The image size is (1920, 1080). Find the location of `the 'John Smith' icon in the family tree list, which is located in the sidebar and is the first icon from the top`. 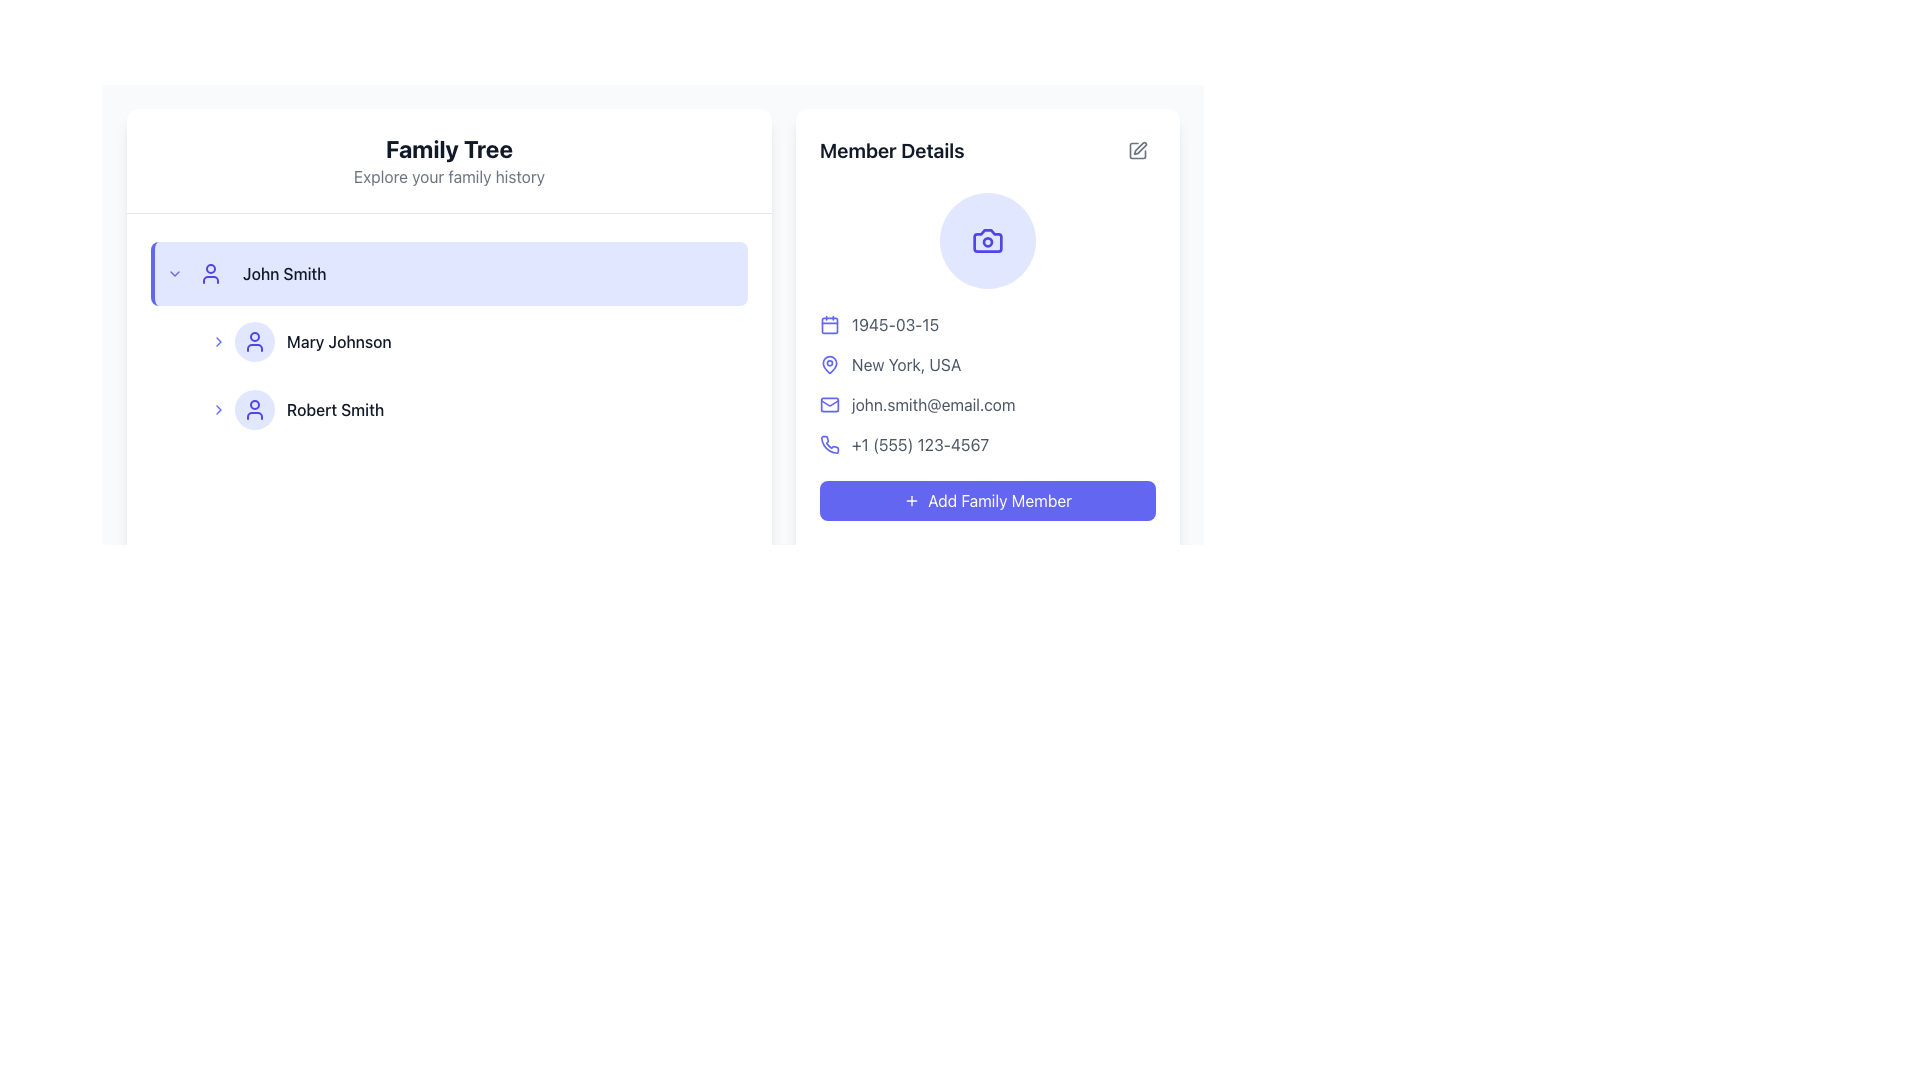

the 'John Smith' icon in the family tree list, which is located in the sidebar and is the first icon from the top is located at coordinates (211, 273).